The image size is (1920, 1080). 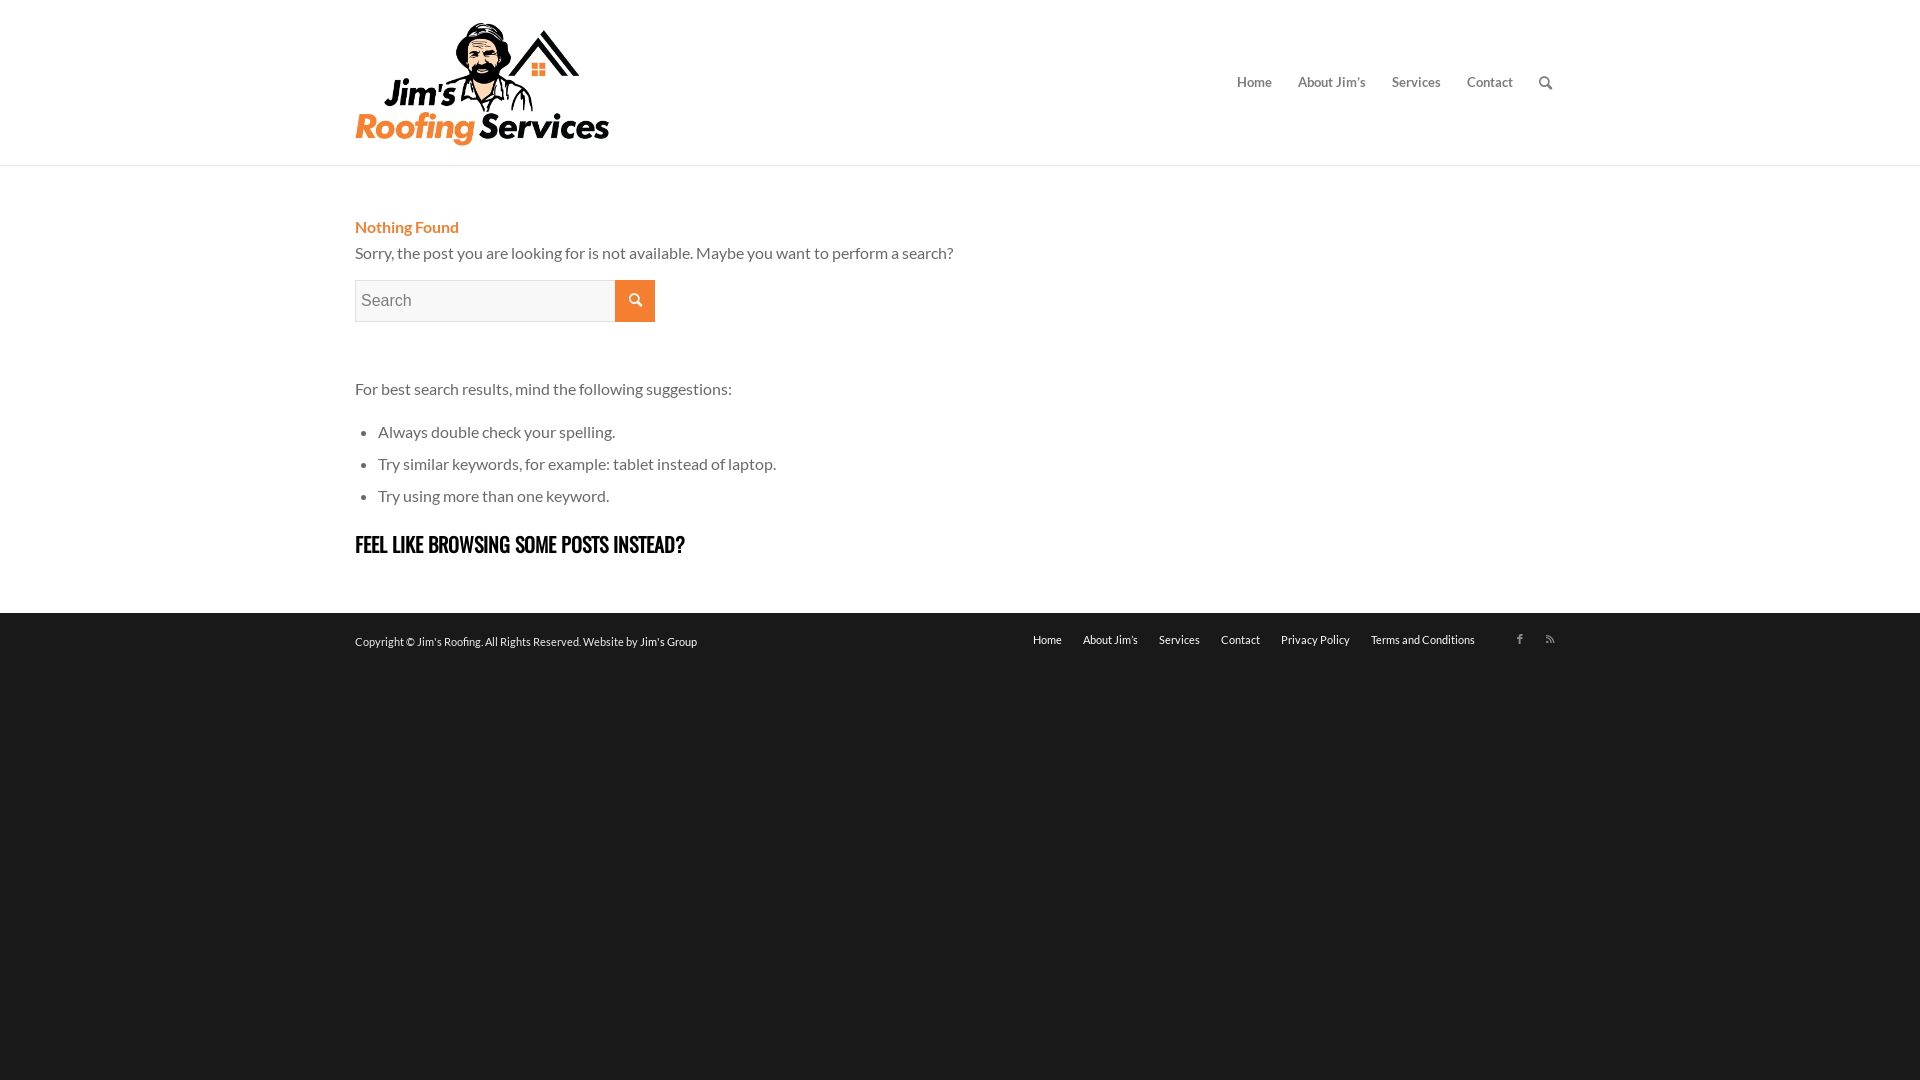 What do you see at coordinates (1315, 639) in the screenshot?
I see `'Privacy Policy'` at bounding box center [1315, 639].